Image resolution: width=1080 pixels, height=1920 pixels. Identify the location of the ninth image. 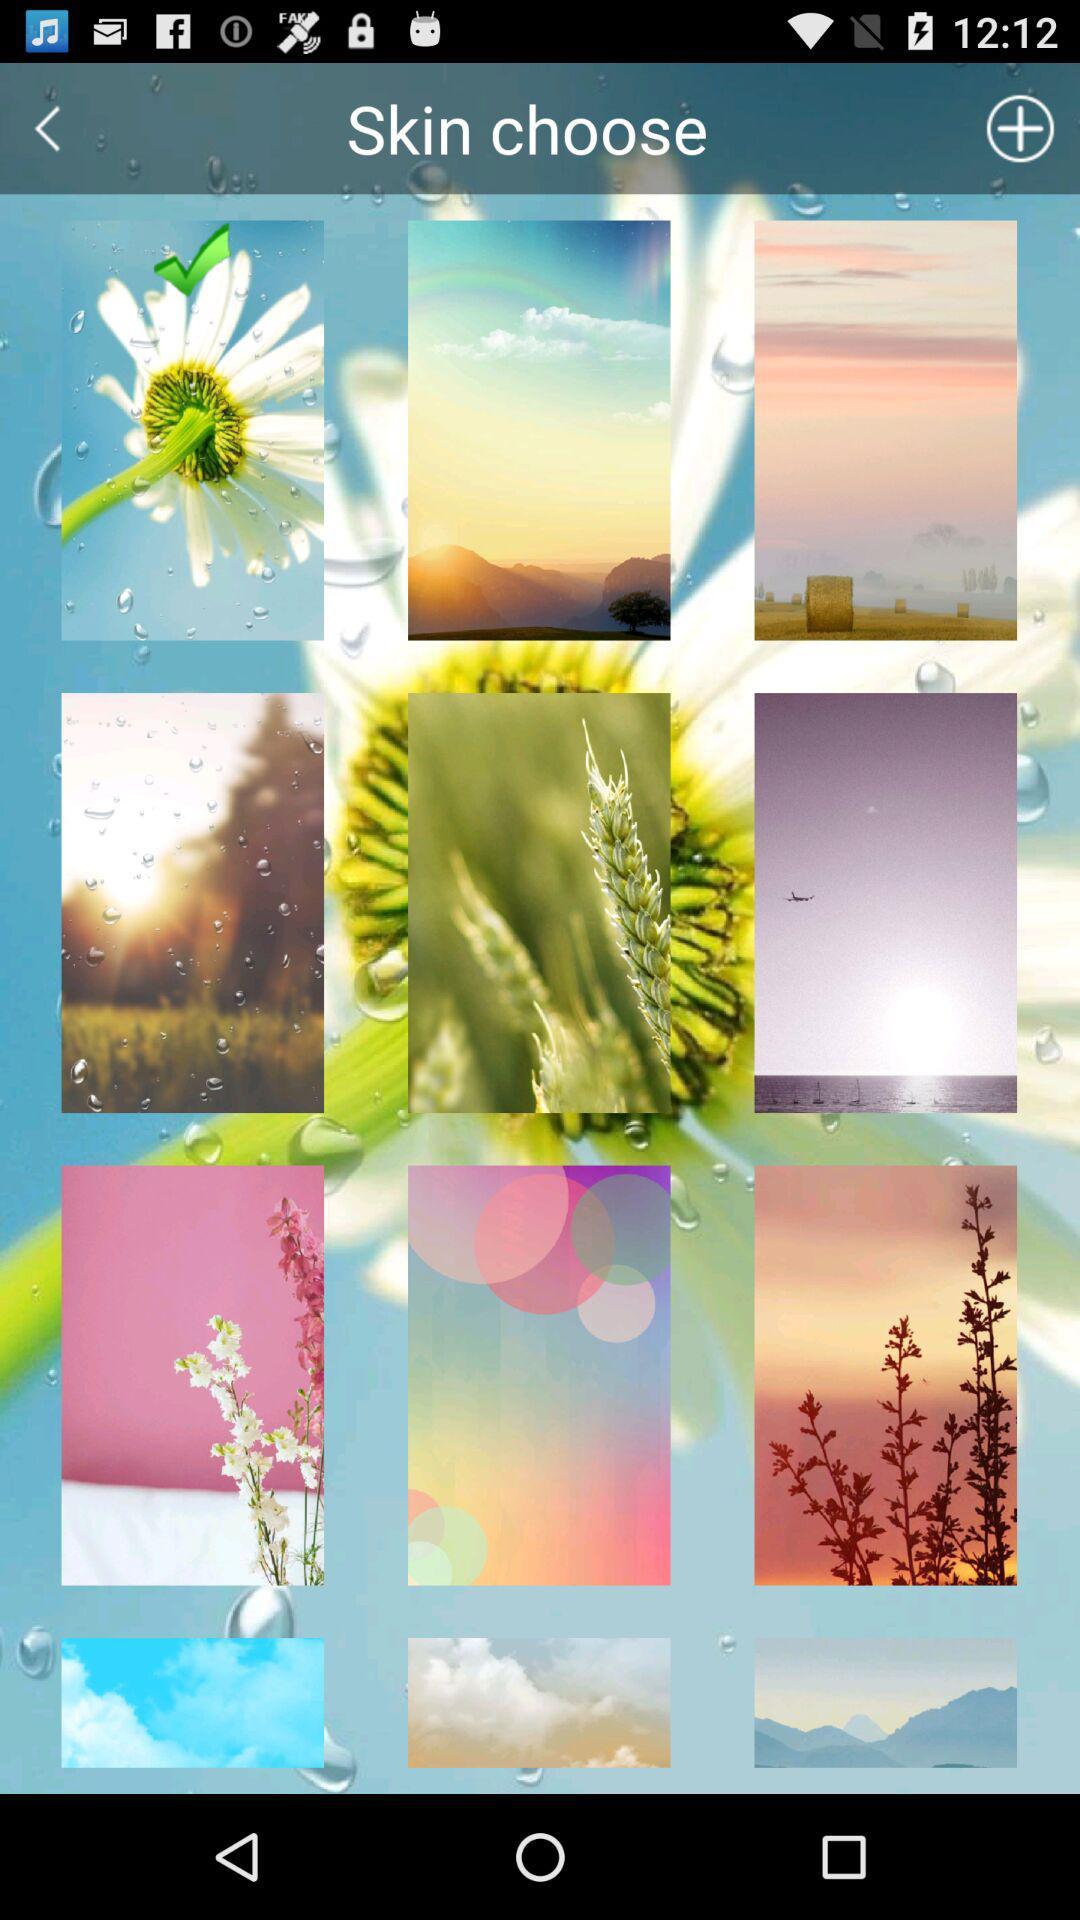
(885, 1375).